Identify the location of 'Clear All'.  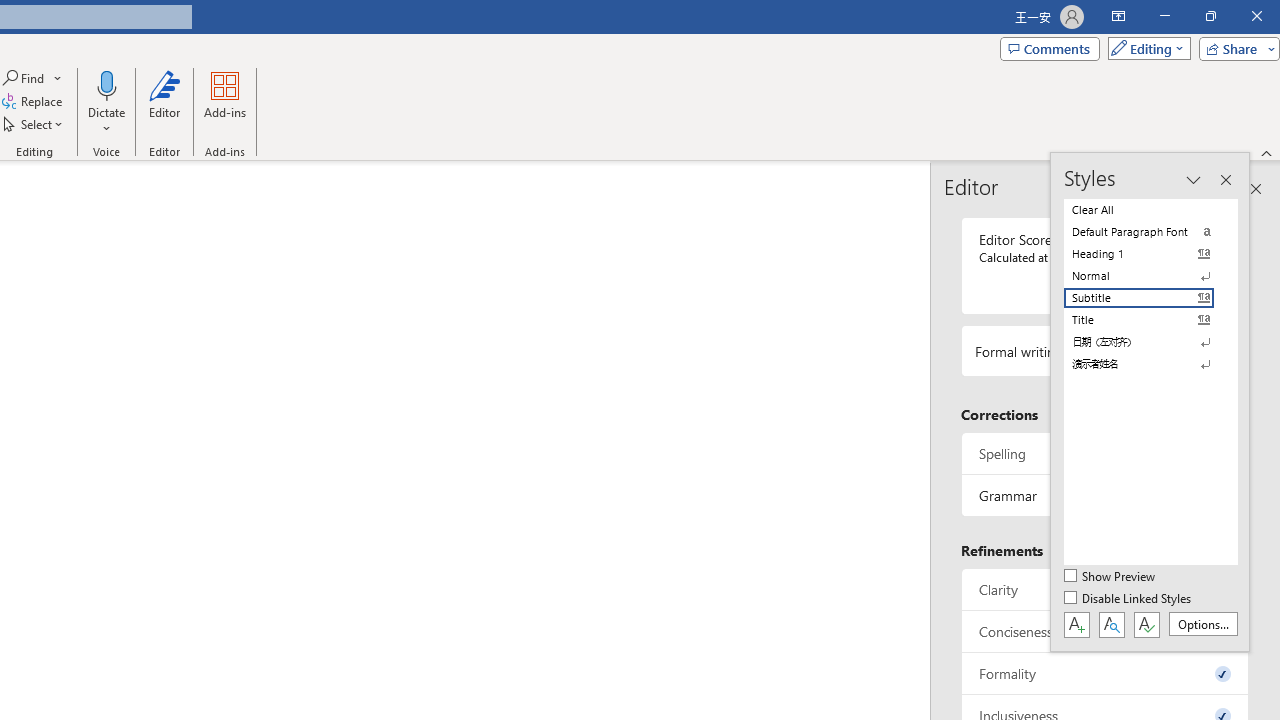
(1150, 209).